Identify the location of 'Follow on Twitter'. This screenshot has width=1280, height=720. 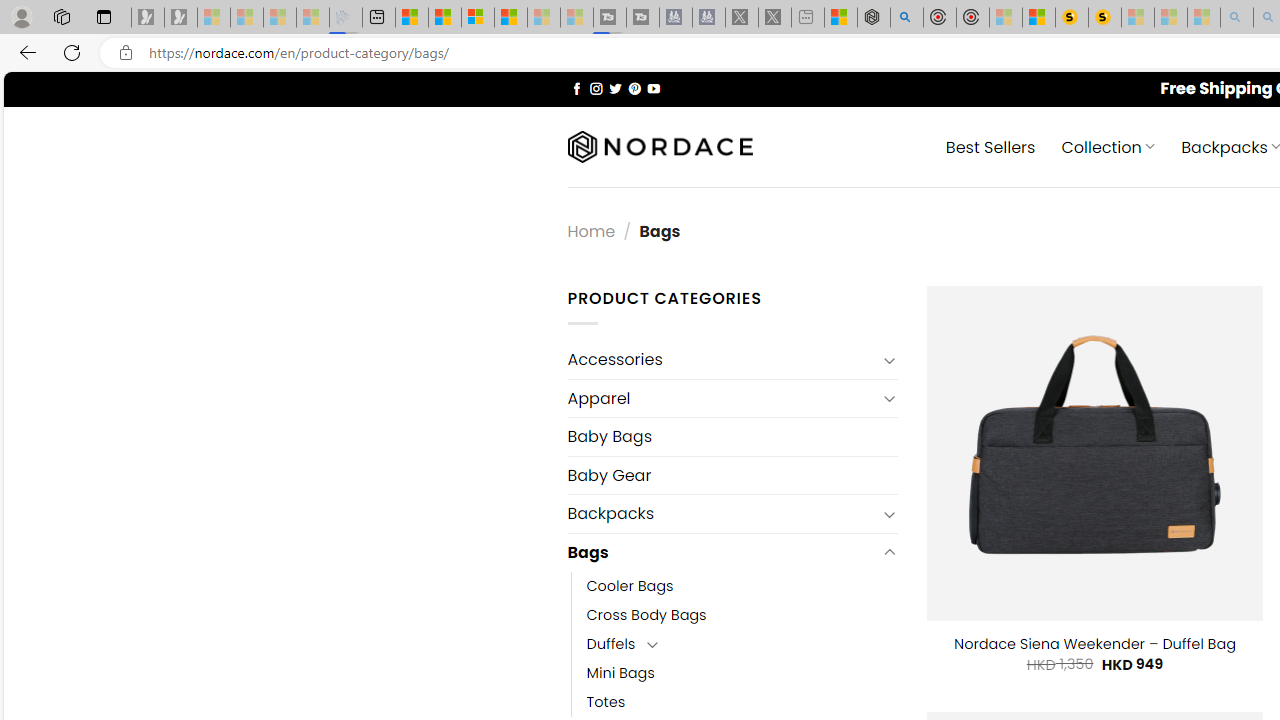
(614, 87).